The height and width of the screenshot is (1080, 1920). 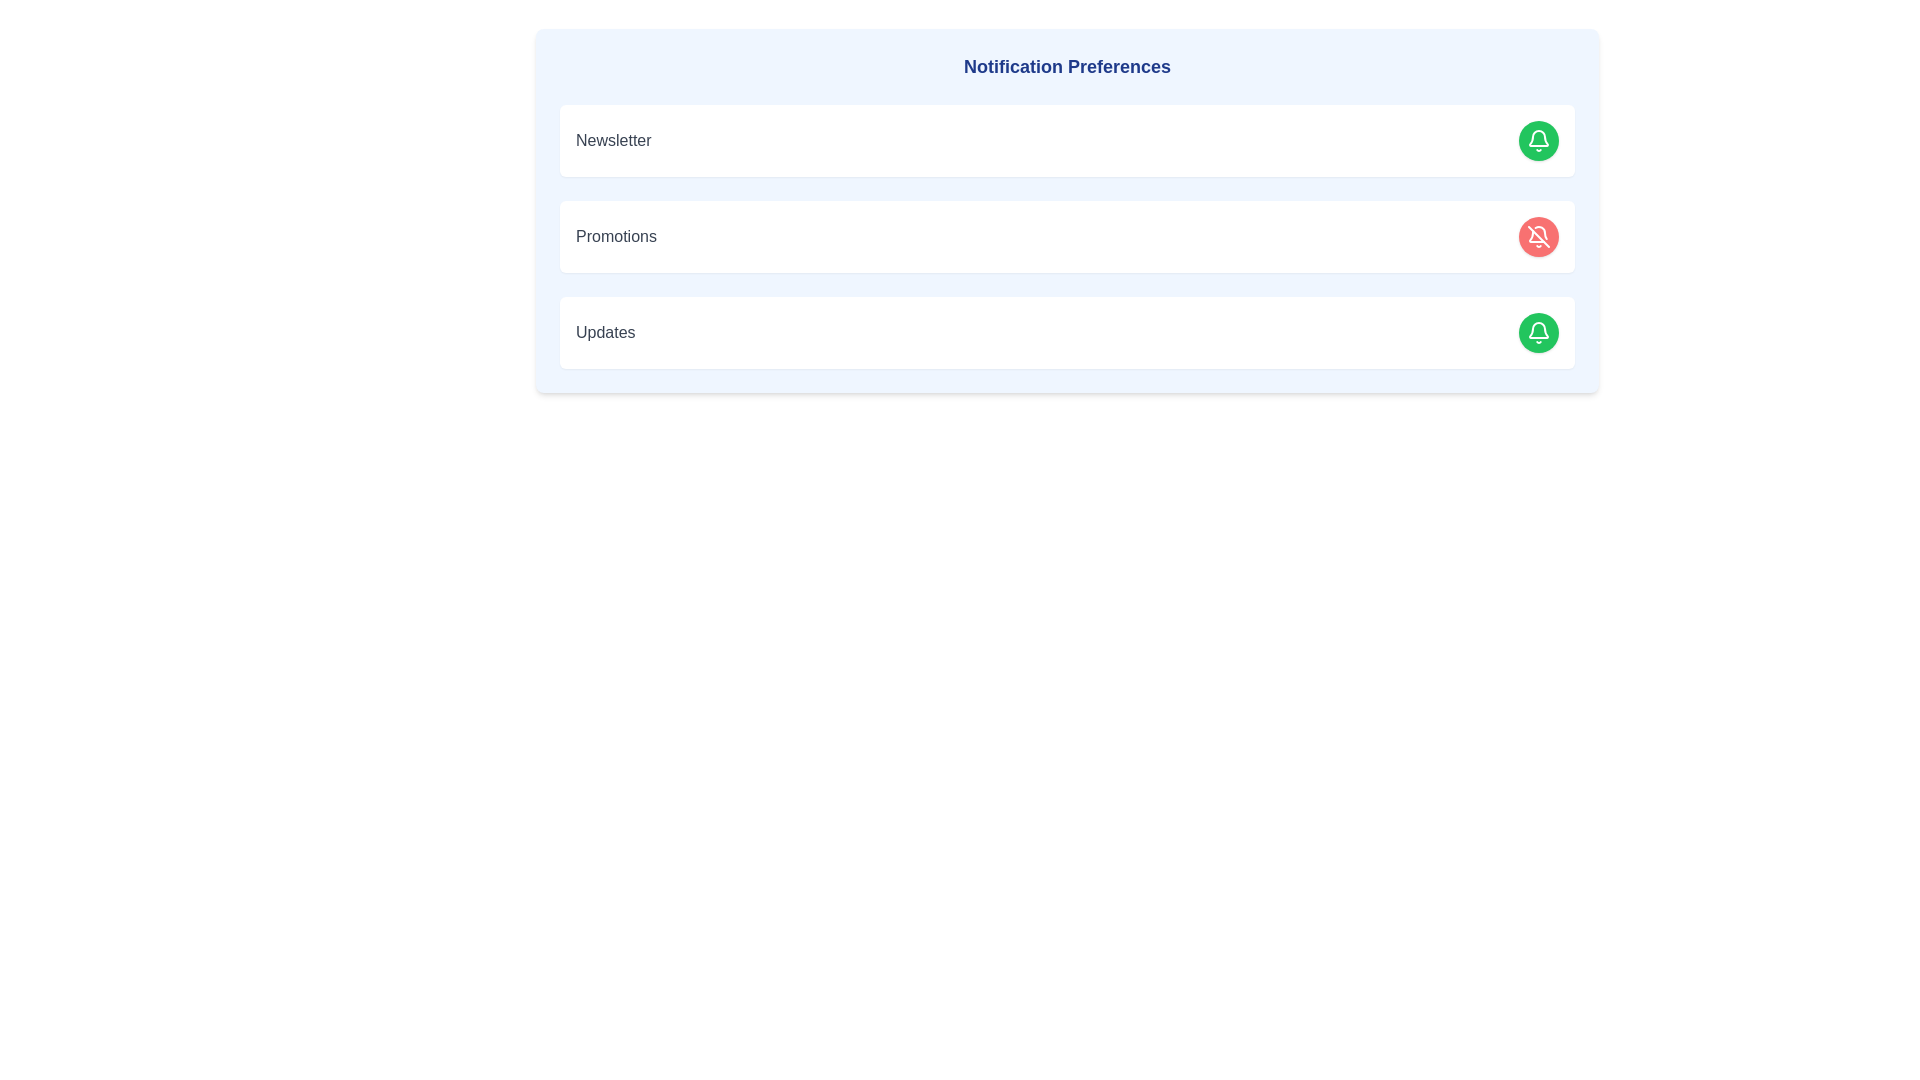 What do you see at coordinates (1066, 65) in the screenshot?
I see `the 'Notification Preferences' heading` at bounding box center [1066, 65].